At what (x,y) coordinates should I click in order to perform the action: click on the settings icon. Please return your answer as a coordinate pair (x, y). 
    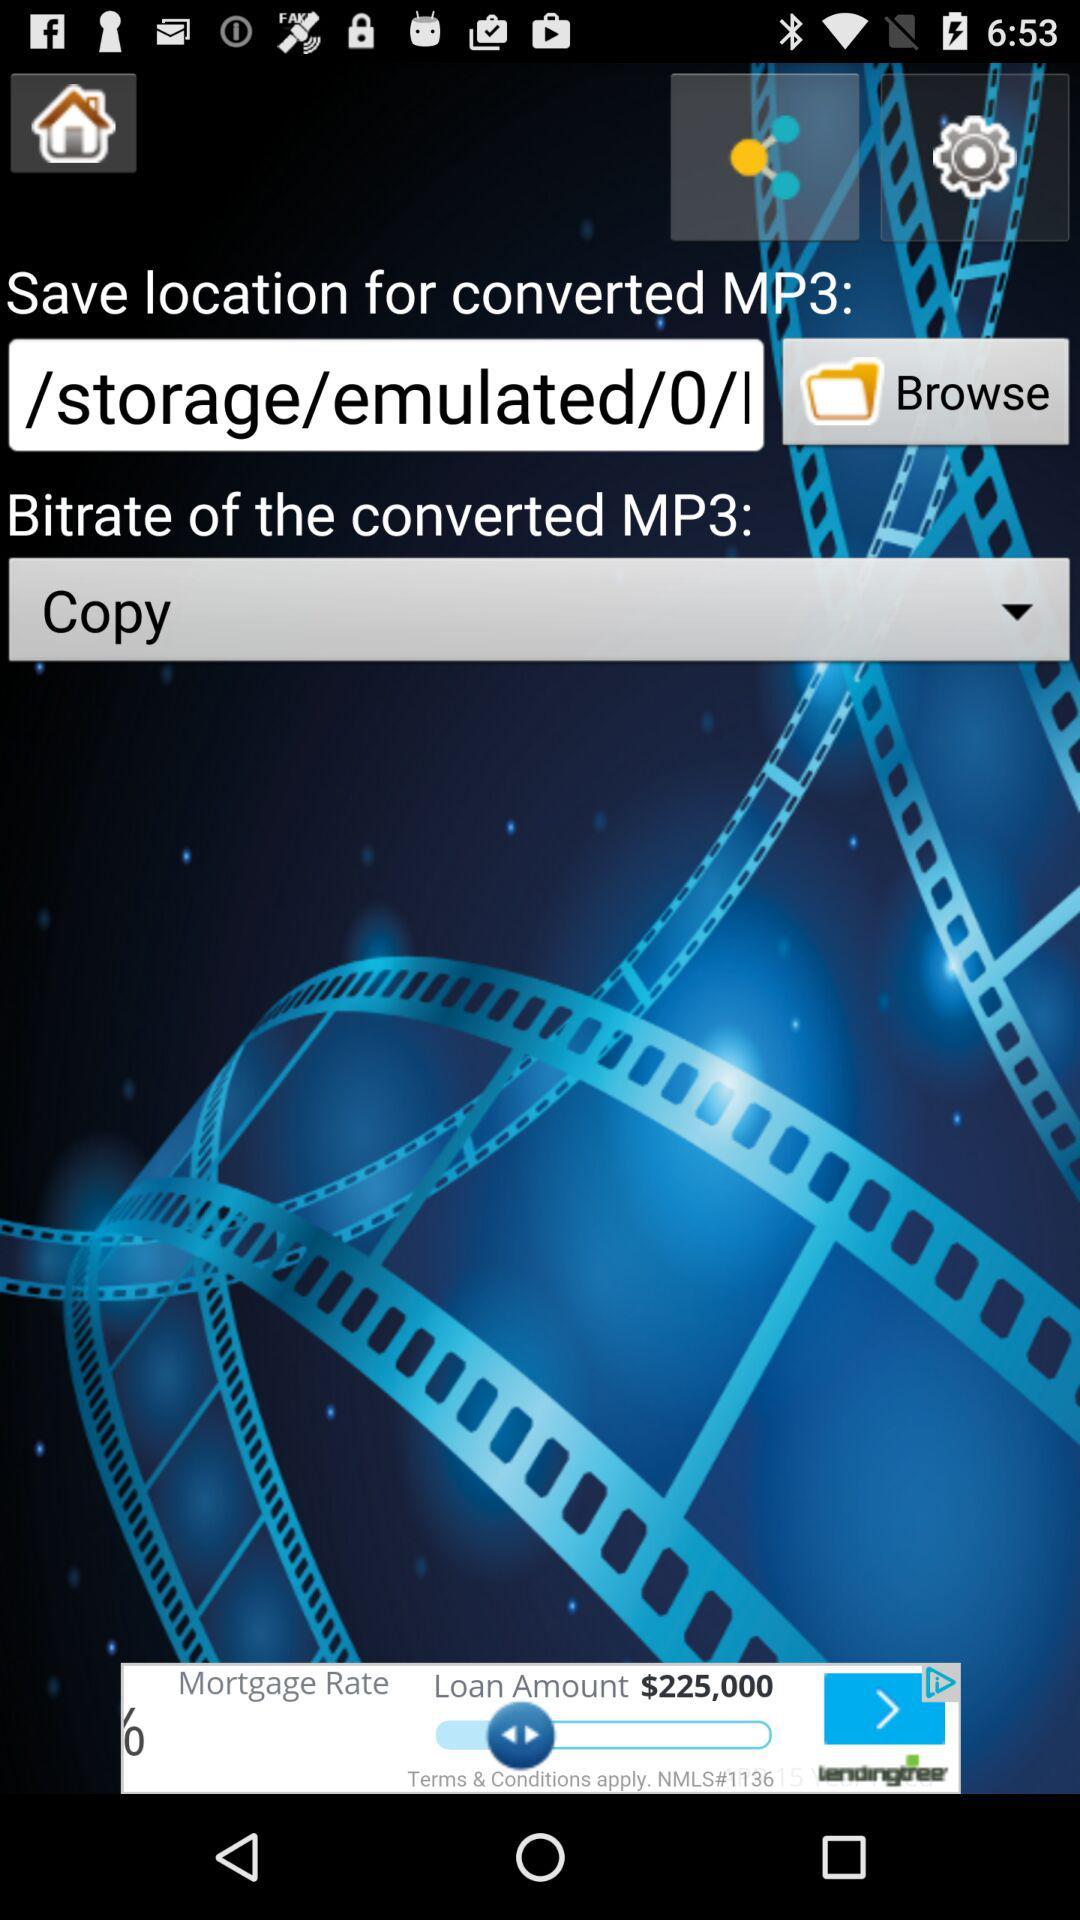
    Looking at the image, I should click on (974, 168).